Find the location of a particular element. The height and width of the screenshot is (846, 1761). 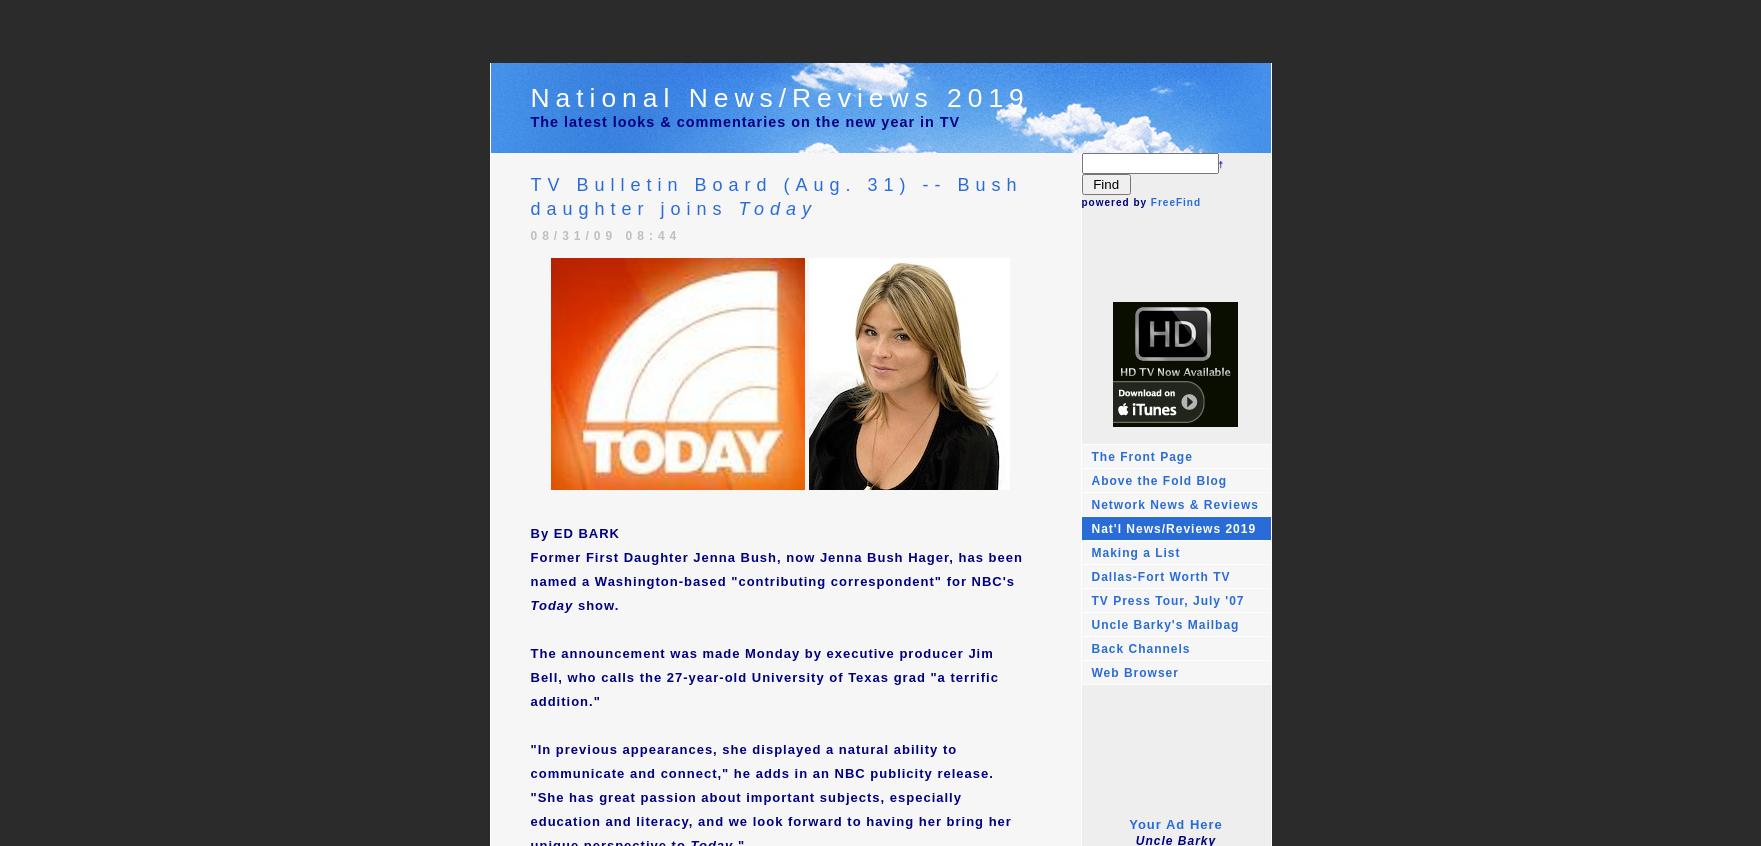

'Dallas-Fort Worth TV' is located at coordinates (1159, 575).